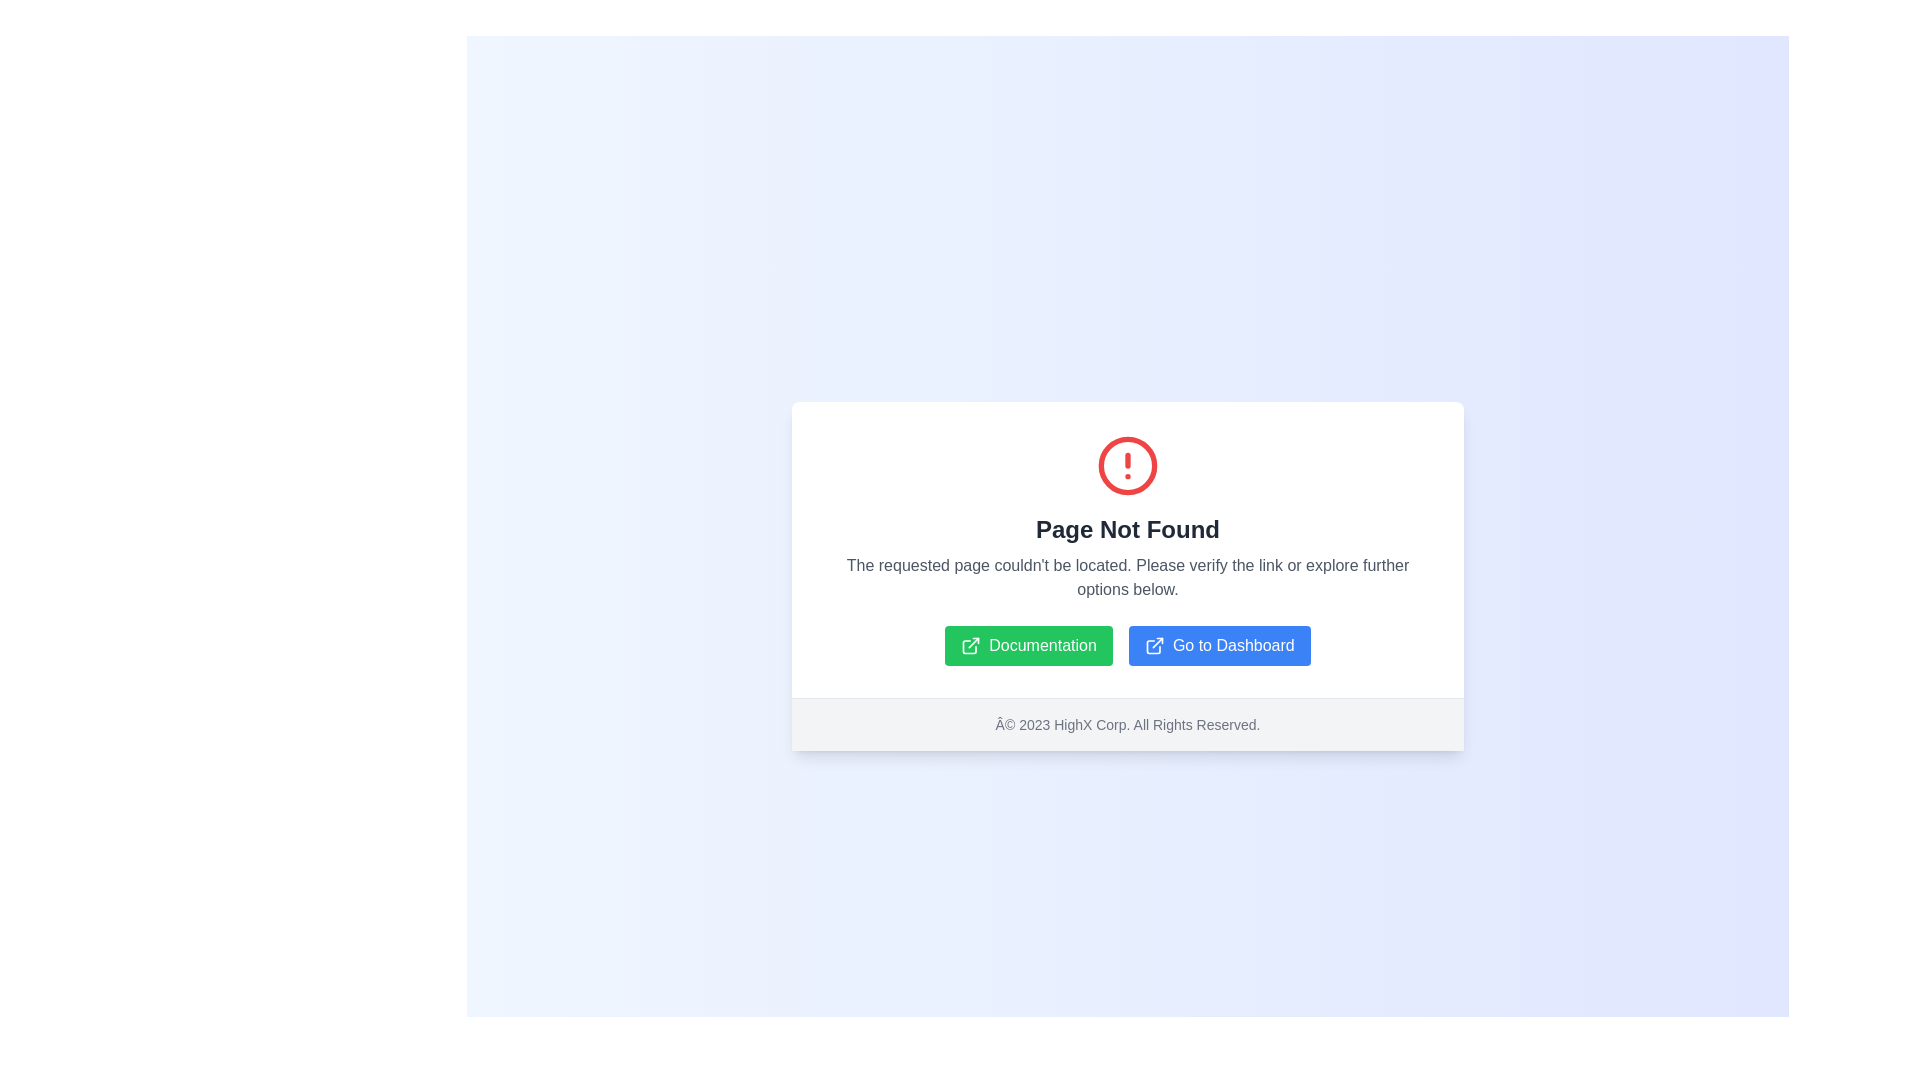  Describe the element at coordinates (1128, 724) in the screenshot. I see `the footer text label that provides copyright information, located at the bottom of the modal, below the 'Documentation' and 'Go to Dashboard' buttons` at that location.